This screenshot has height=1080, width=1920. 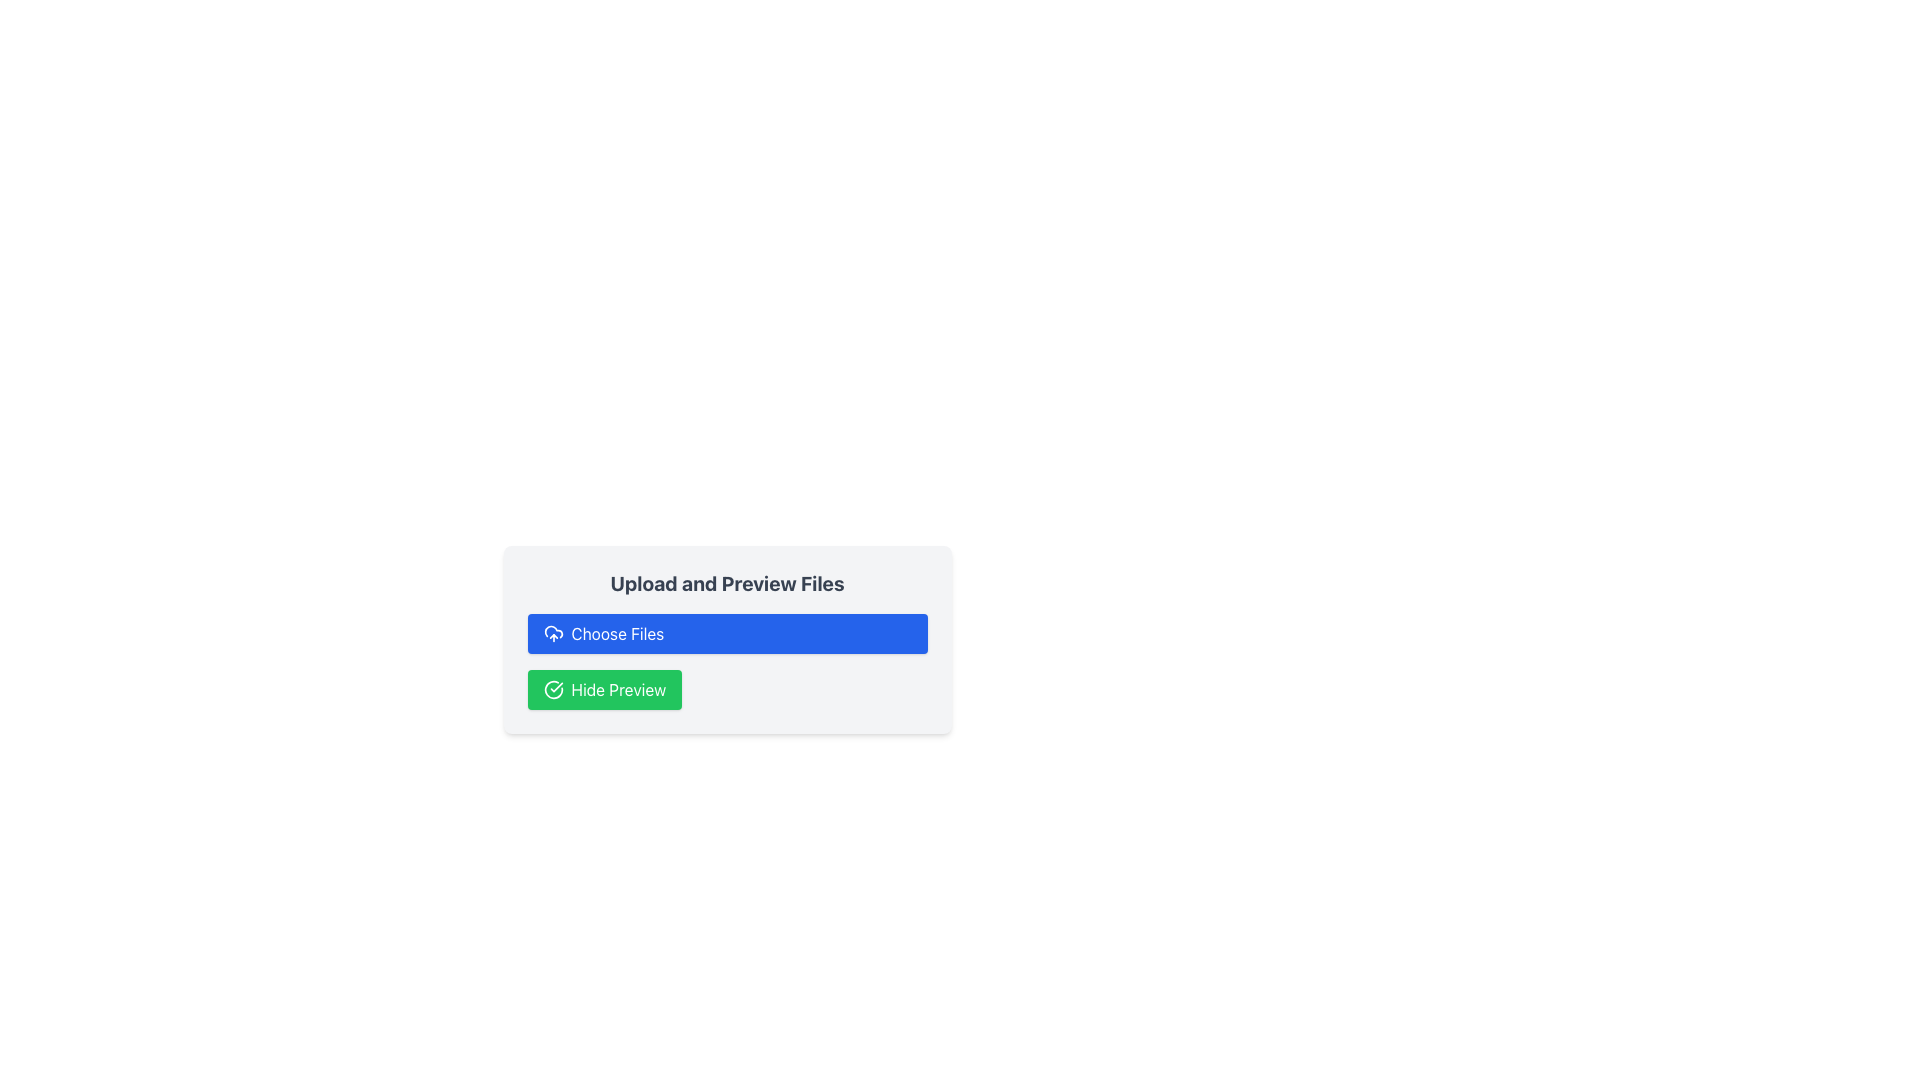 I want to click on the icon within the 'Choose Files' button, so click(x=553, y=633).